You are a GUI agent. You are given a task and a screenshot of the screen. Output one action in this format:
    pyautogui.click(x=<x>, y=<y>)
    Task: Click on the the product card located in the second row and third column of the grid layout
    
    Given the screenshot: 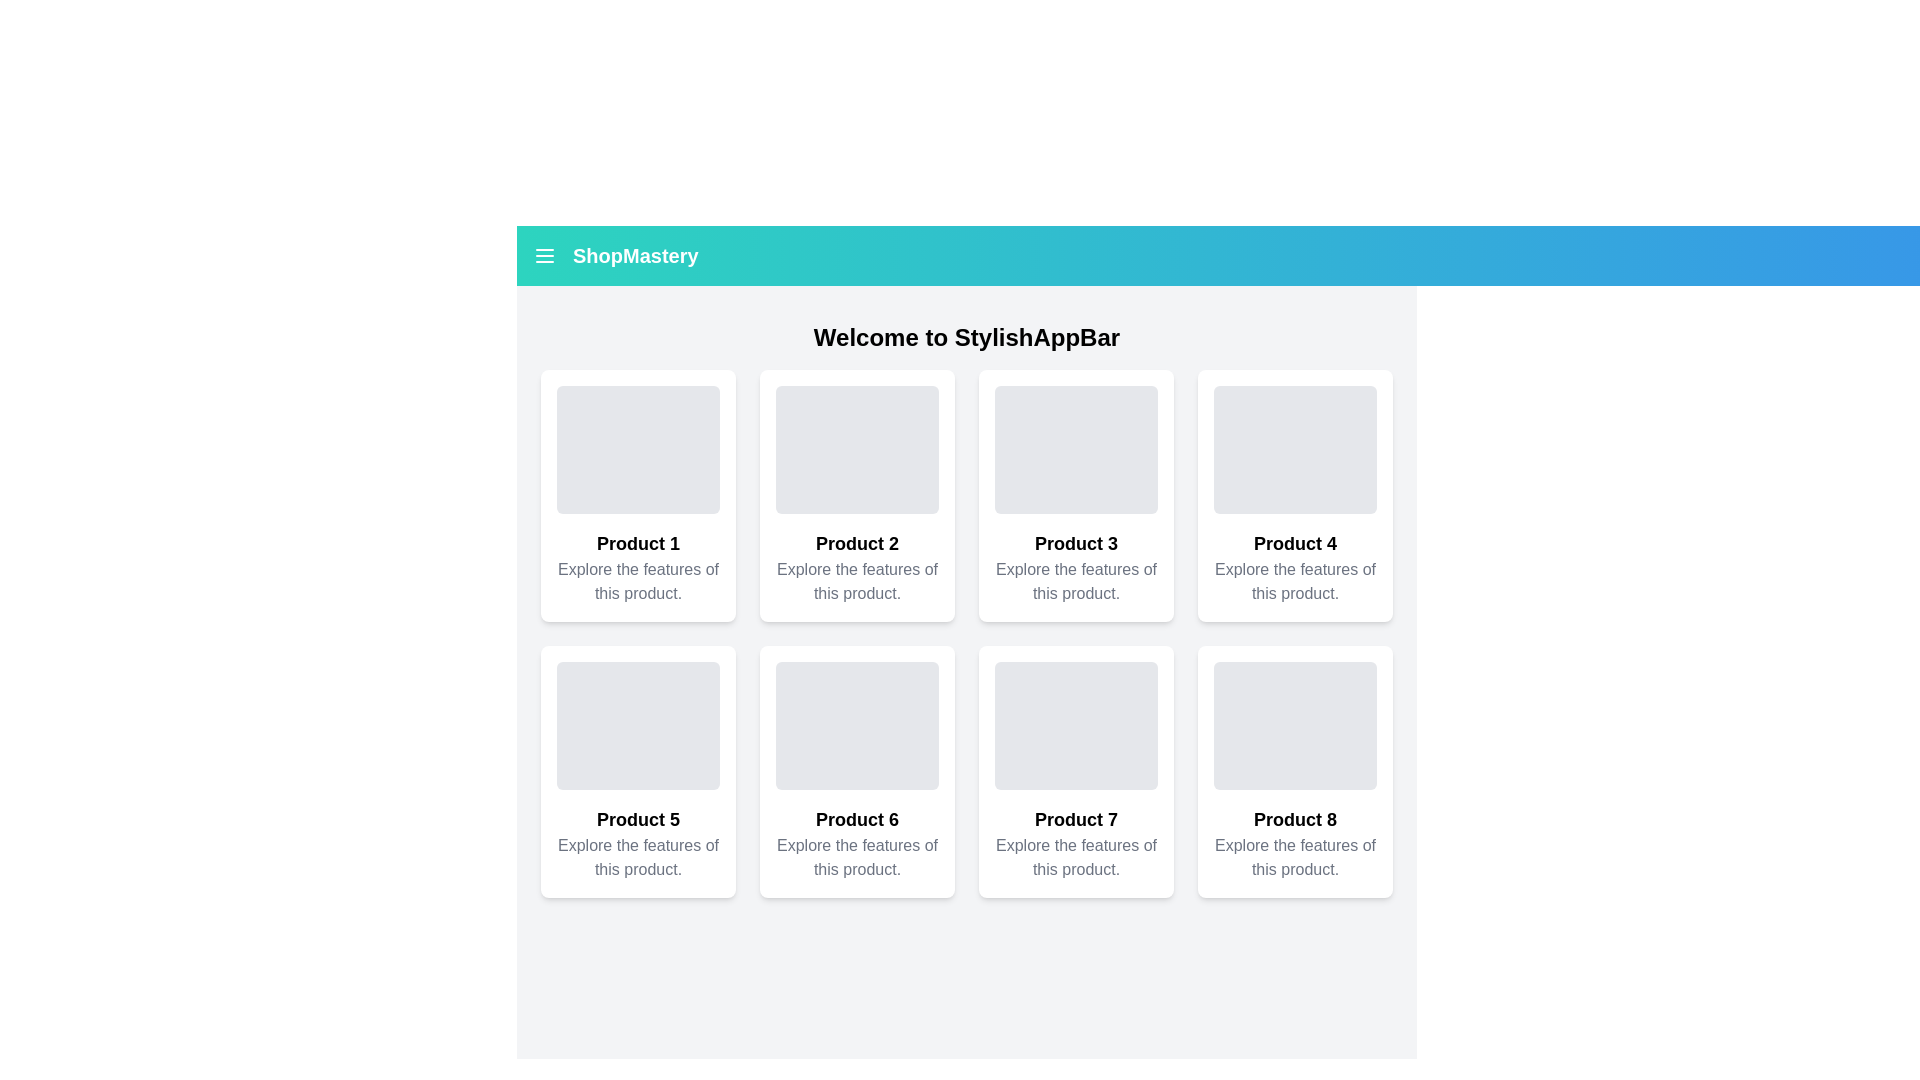 What is the action you would take?
    pyautogui.click(x=1075, y=770)
    